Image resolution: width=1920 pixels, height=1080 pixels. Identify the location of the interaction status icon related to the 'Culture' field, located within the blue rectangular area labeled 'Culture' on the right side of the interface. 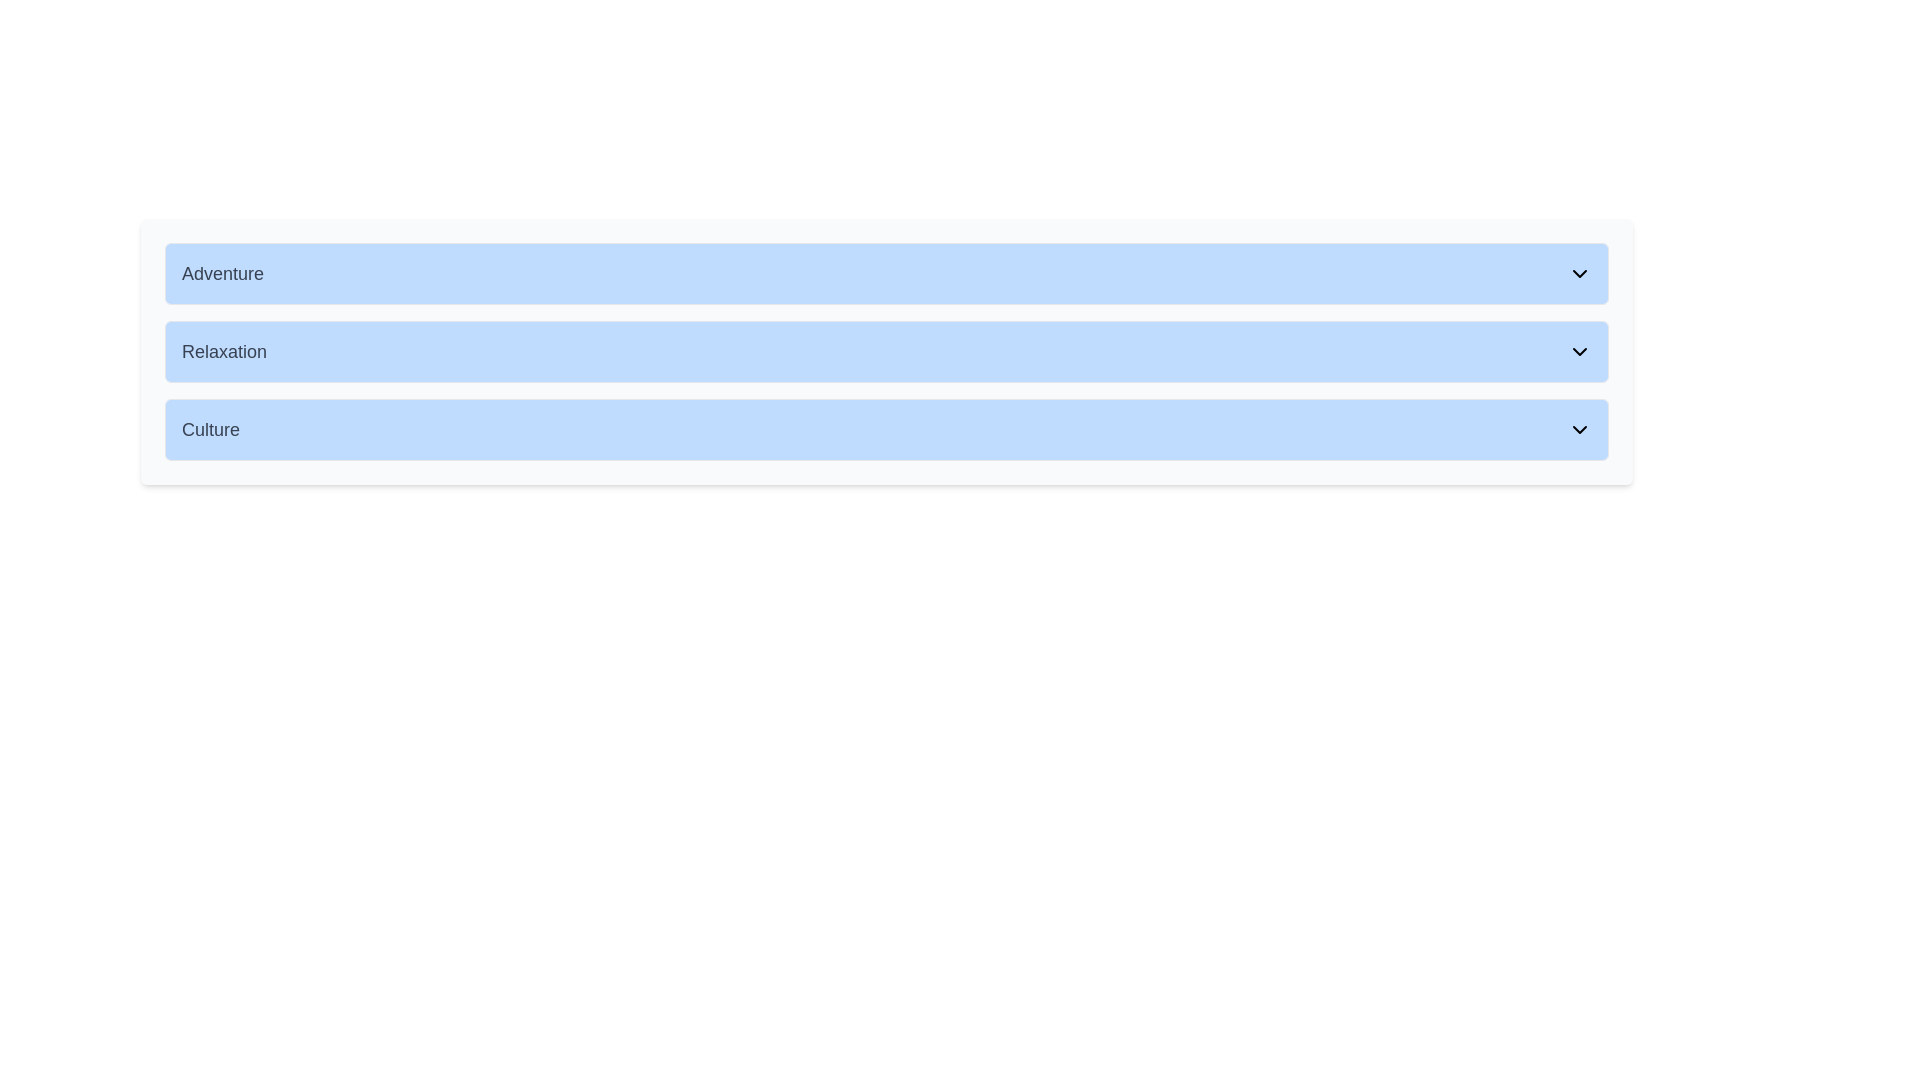
(1592, 422).